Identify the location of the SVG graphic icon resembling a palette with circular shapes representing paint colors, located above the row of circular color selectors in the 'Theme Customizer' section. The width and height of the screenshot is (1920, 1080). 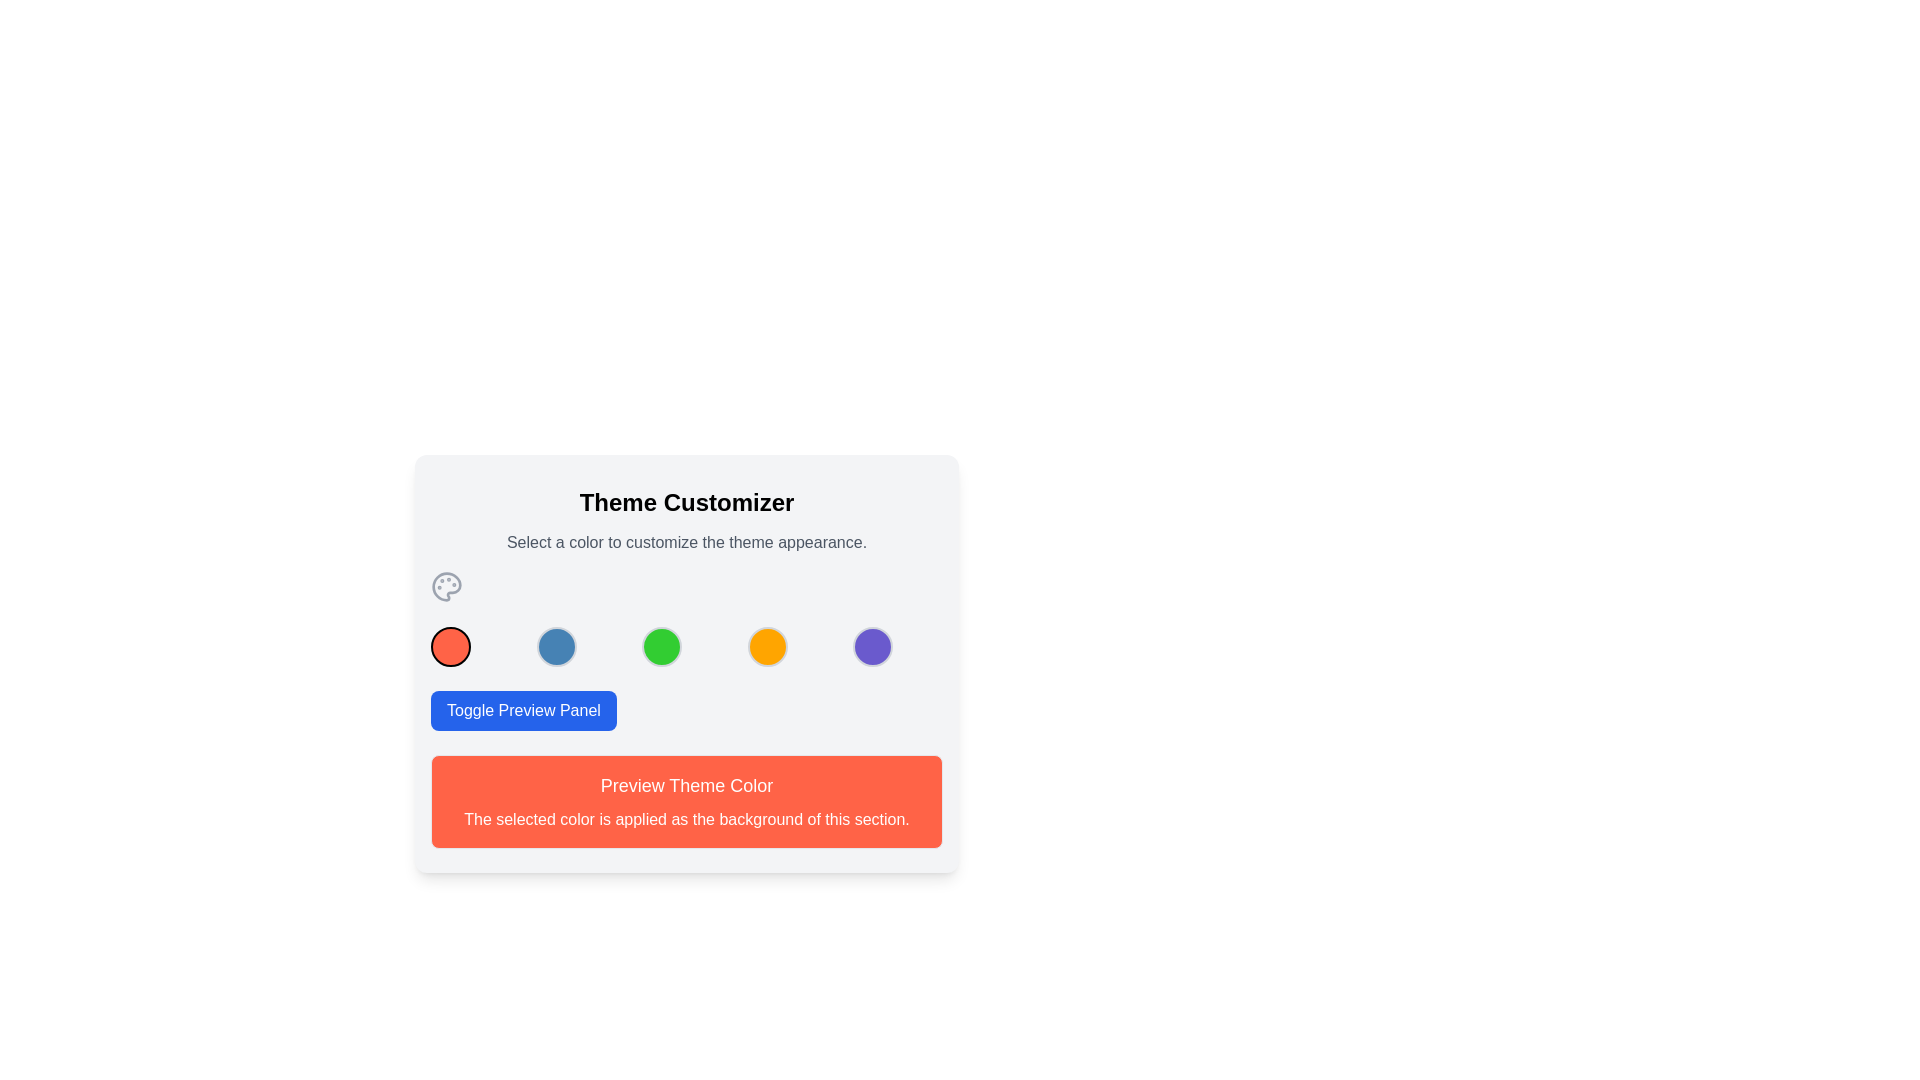
(445, 585).